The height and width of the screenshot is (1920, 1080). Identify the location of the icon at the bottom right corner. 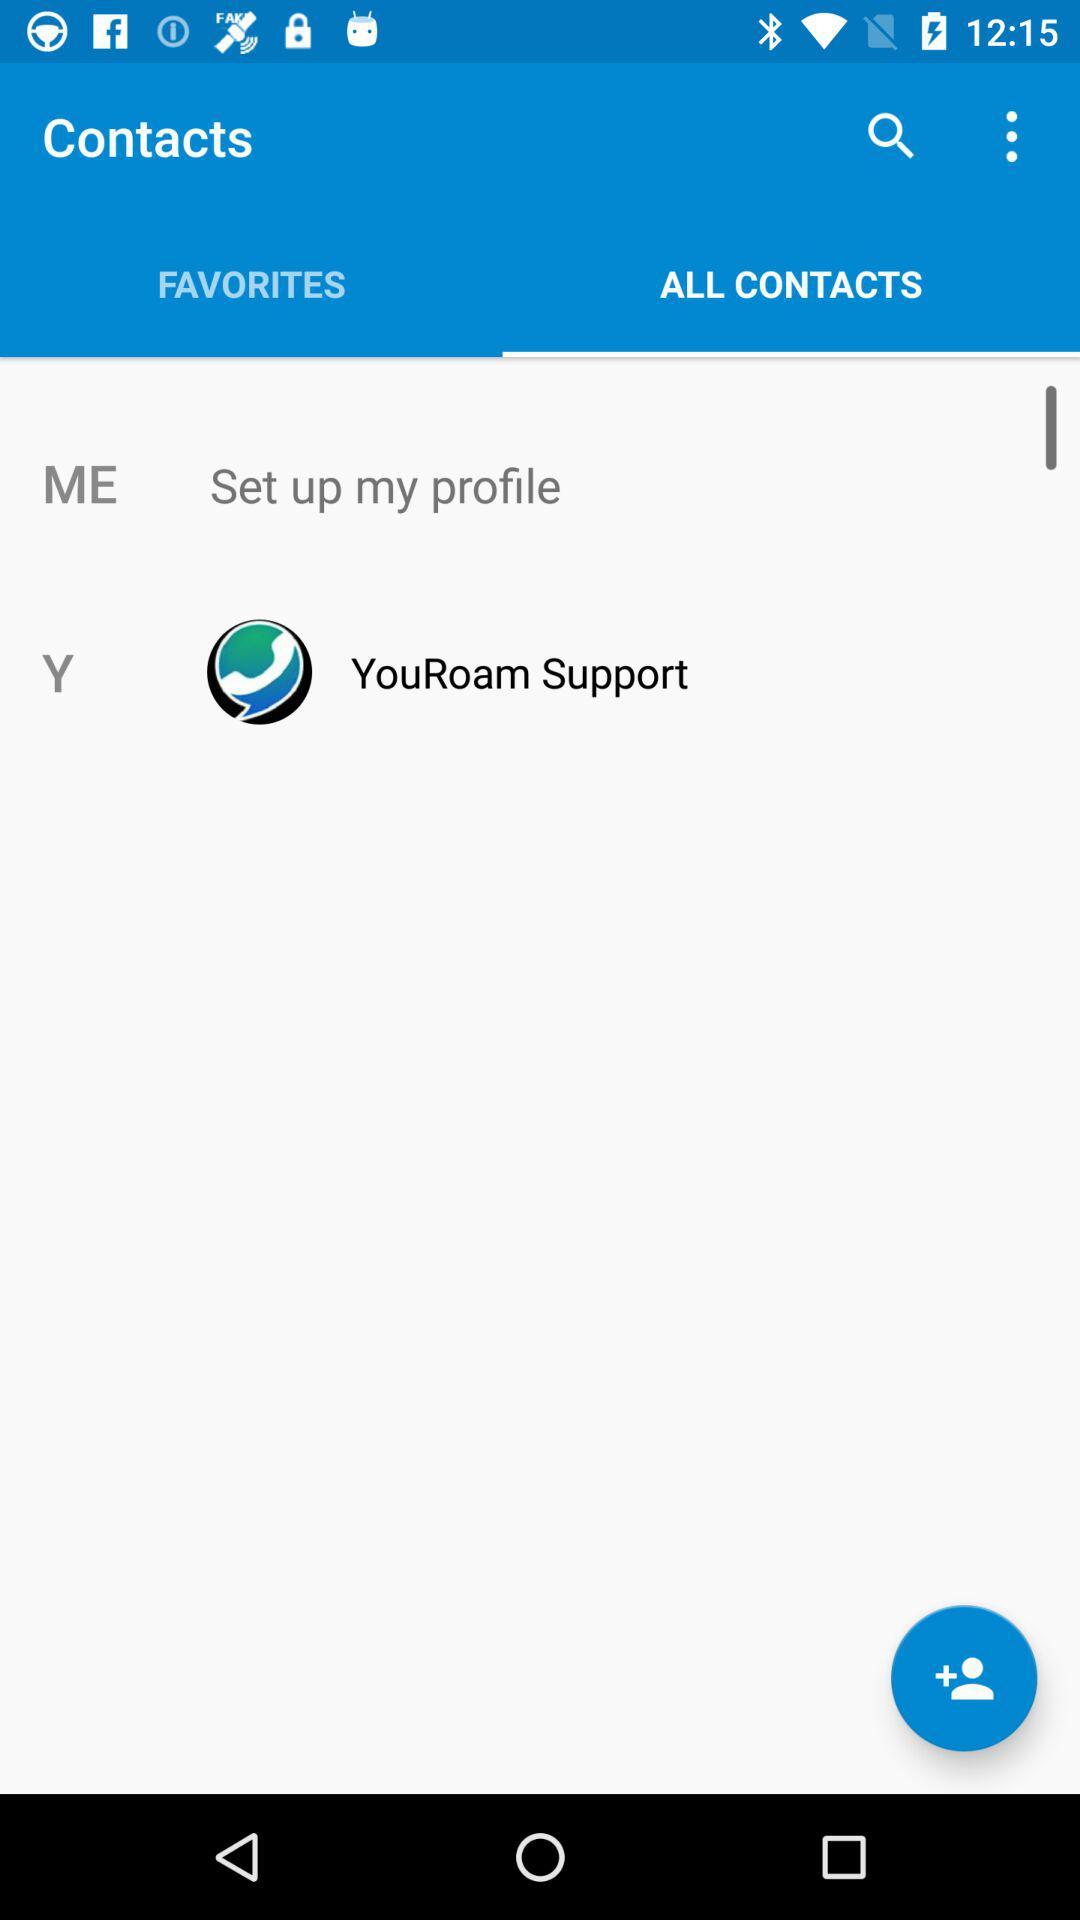
(963, 1678).